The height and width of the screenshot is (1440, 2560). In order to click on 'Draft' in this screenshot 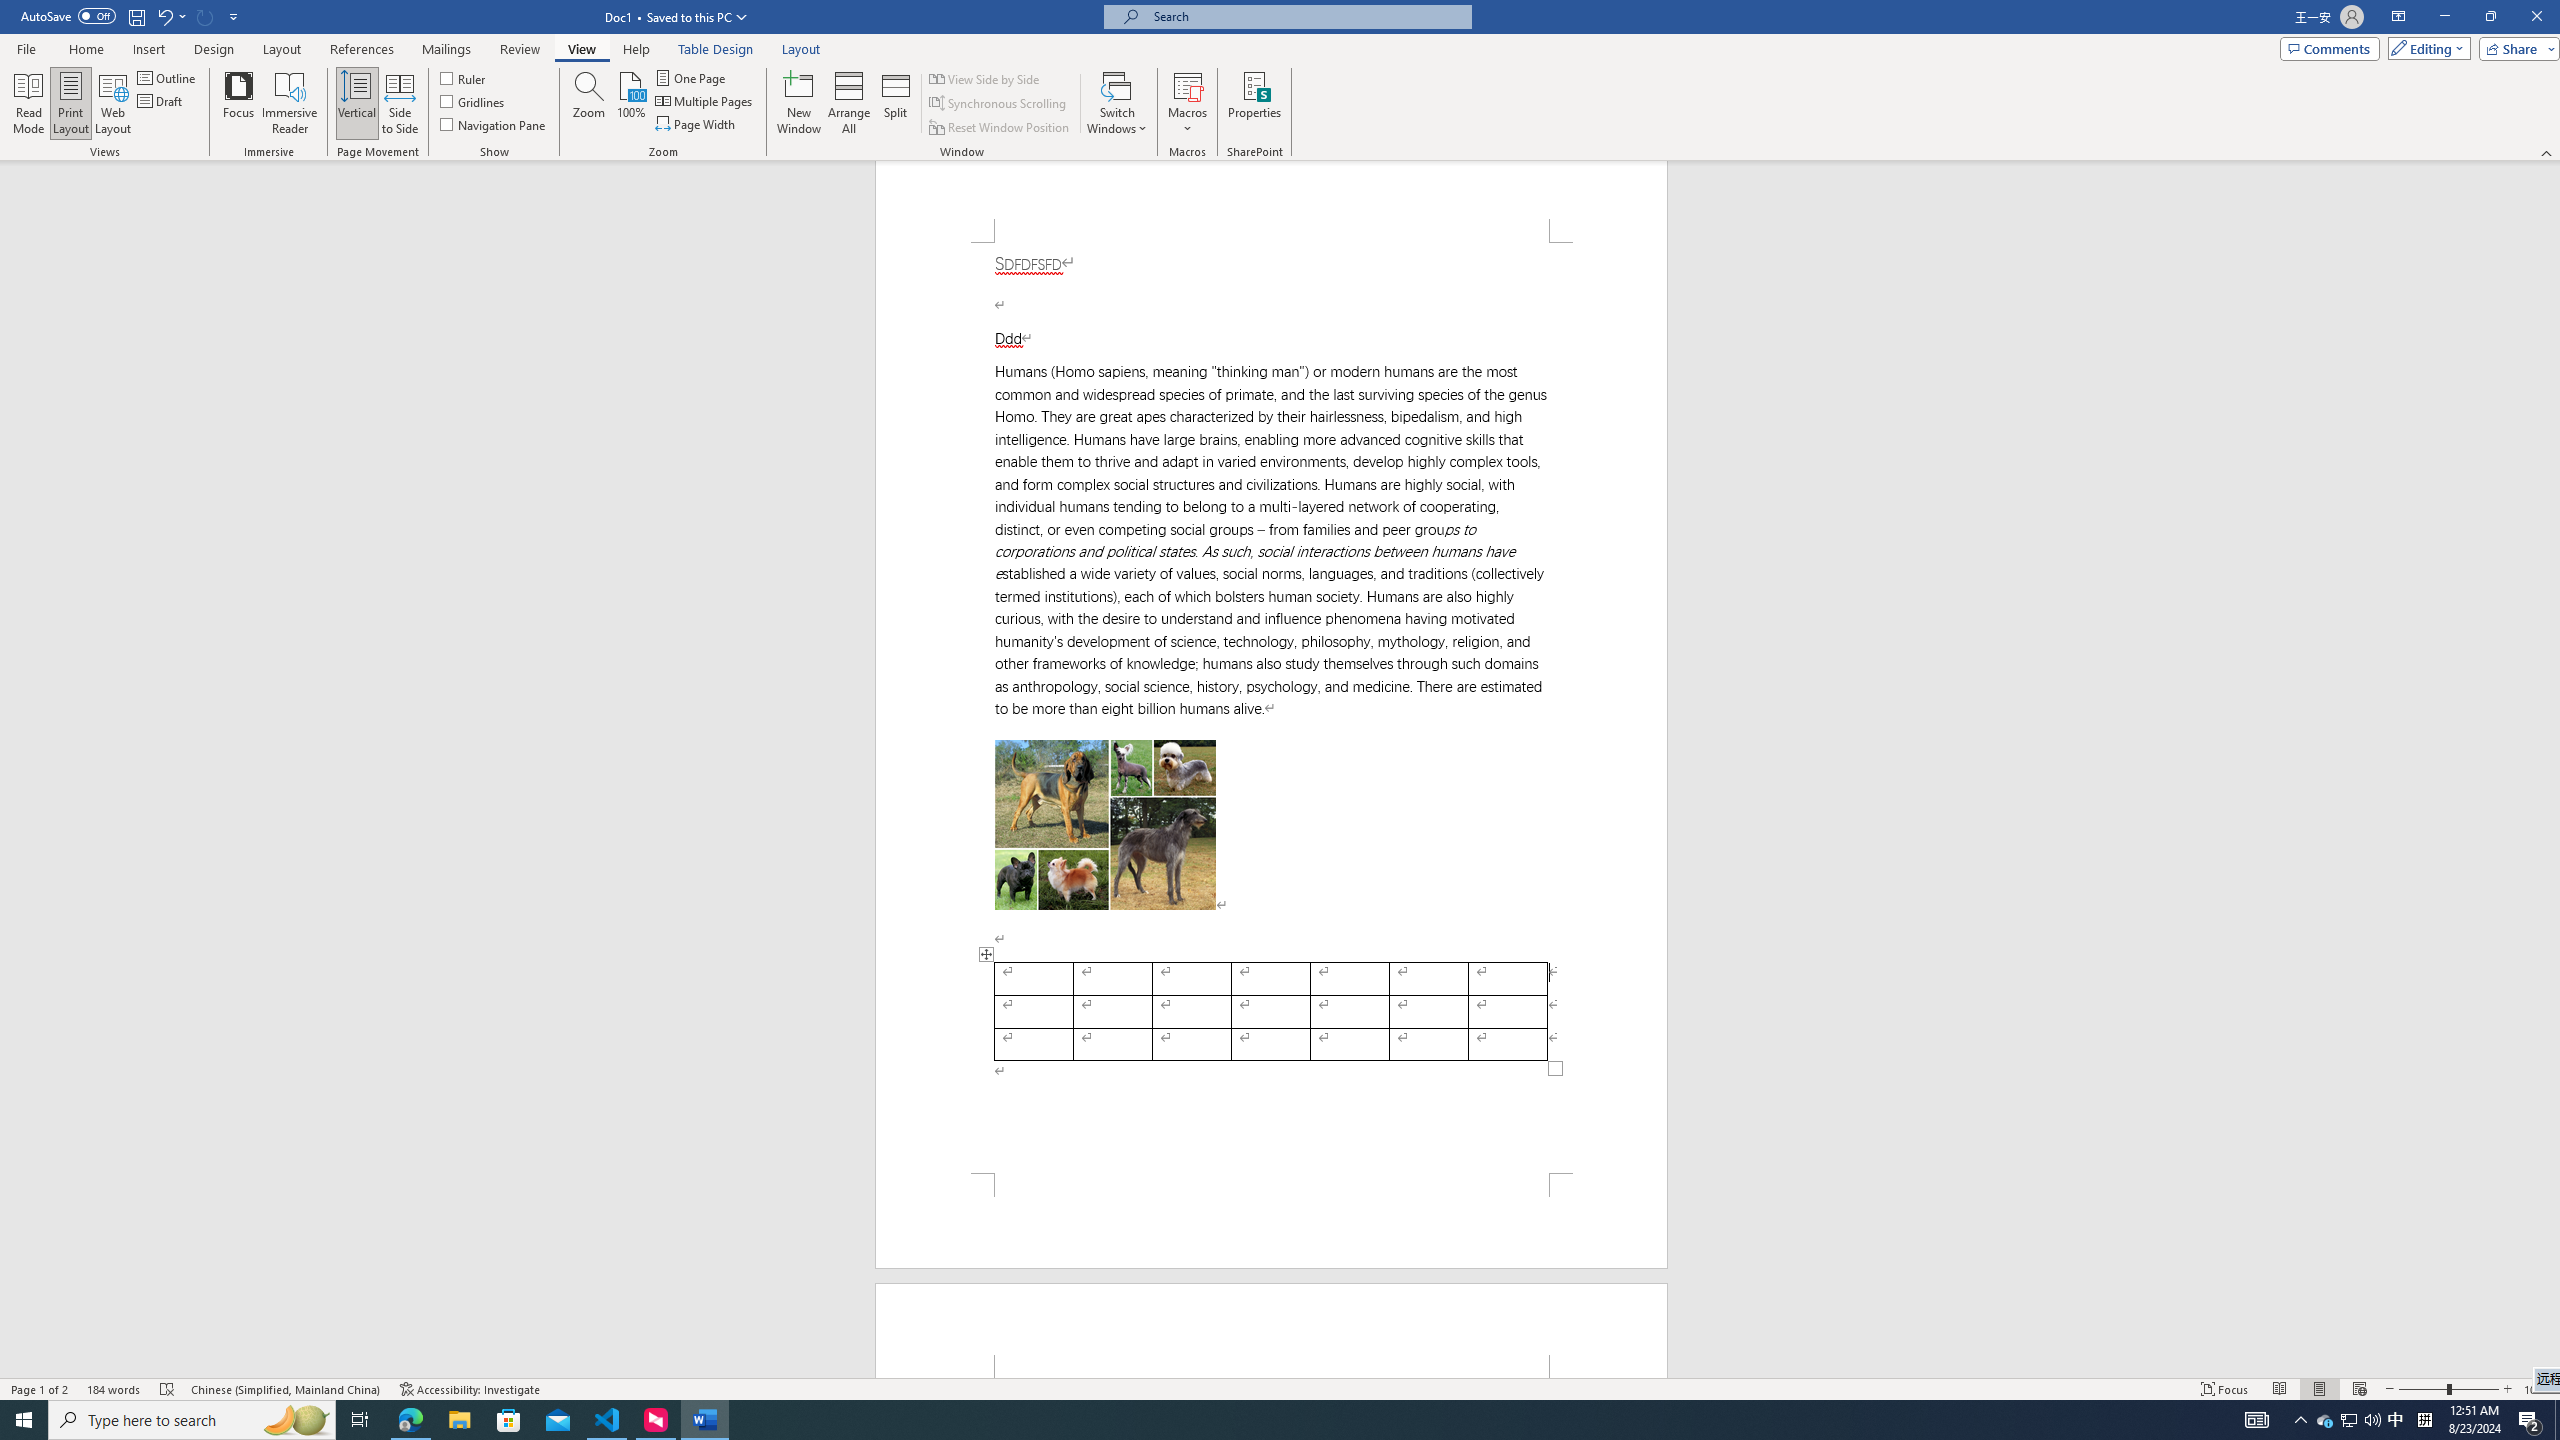, I will do `click(160, 99)`.